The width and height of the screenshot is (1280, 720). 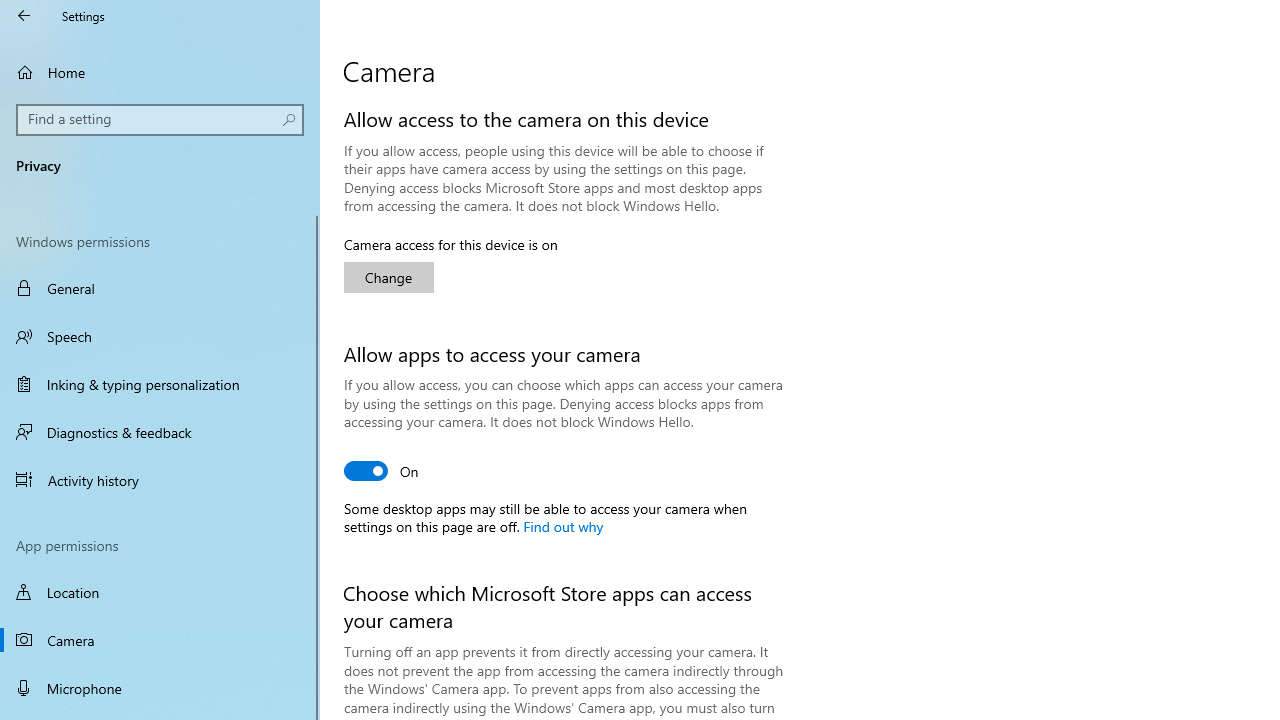 I want to click on 'Search box, Find a setting', so click(x=160, y=119).